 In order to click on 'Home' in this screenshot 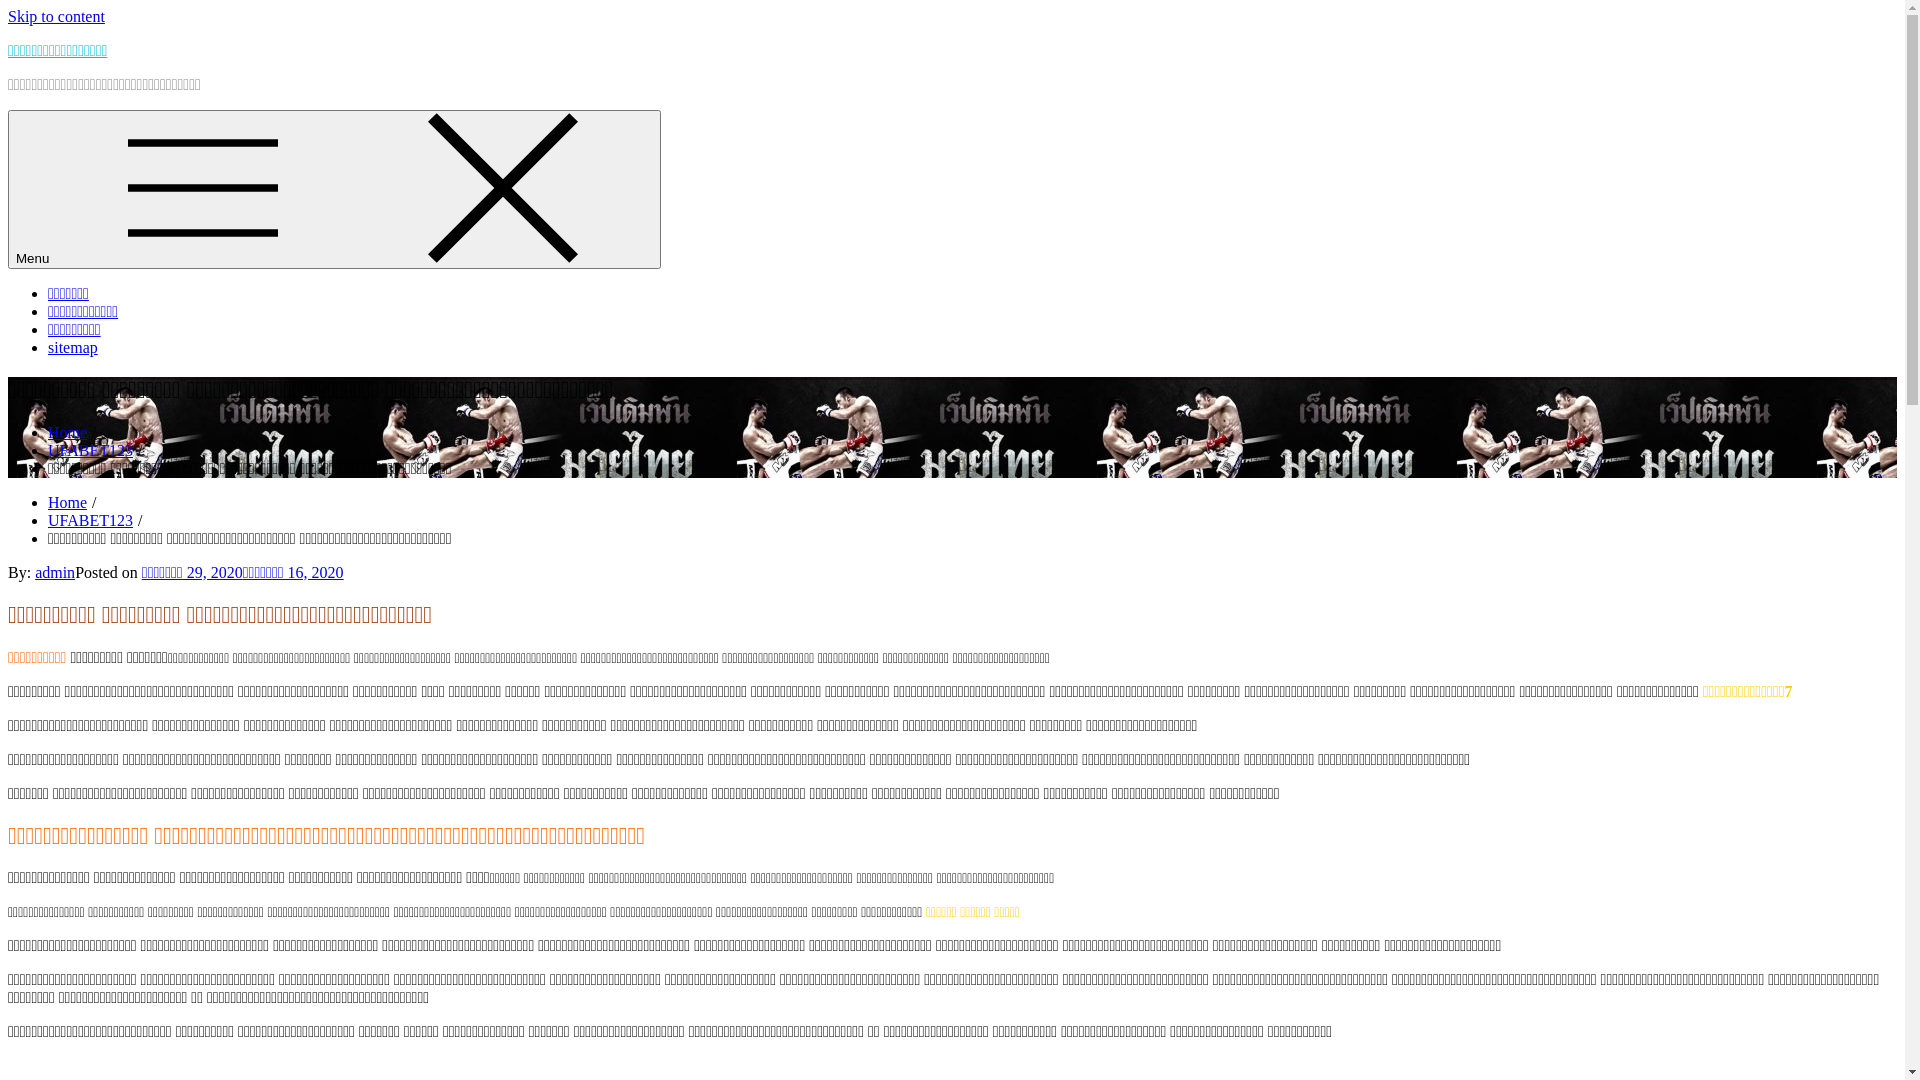, I will do `click(67, 501)`.